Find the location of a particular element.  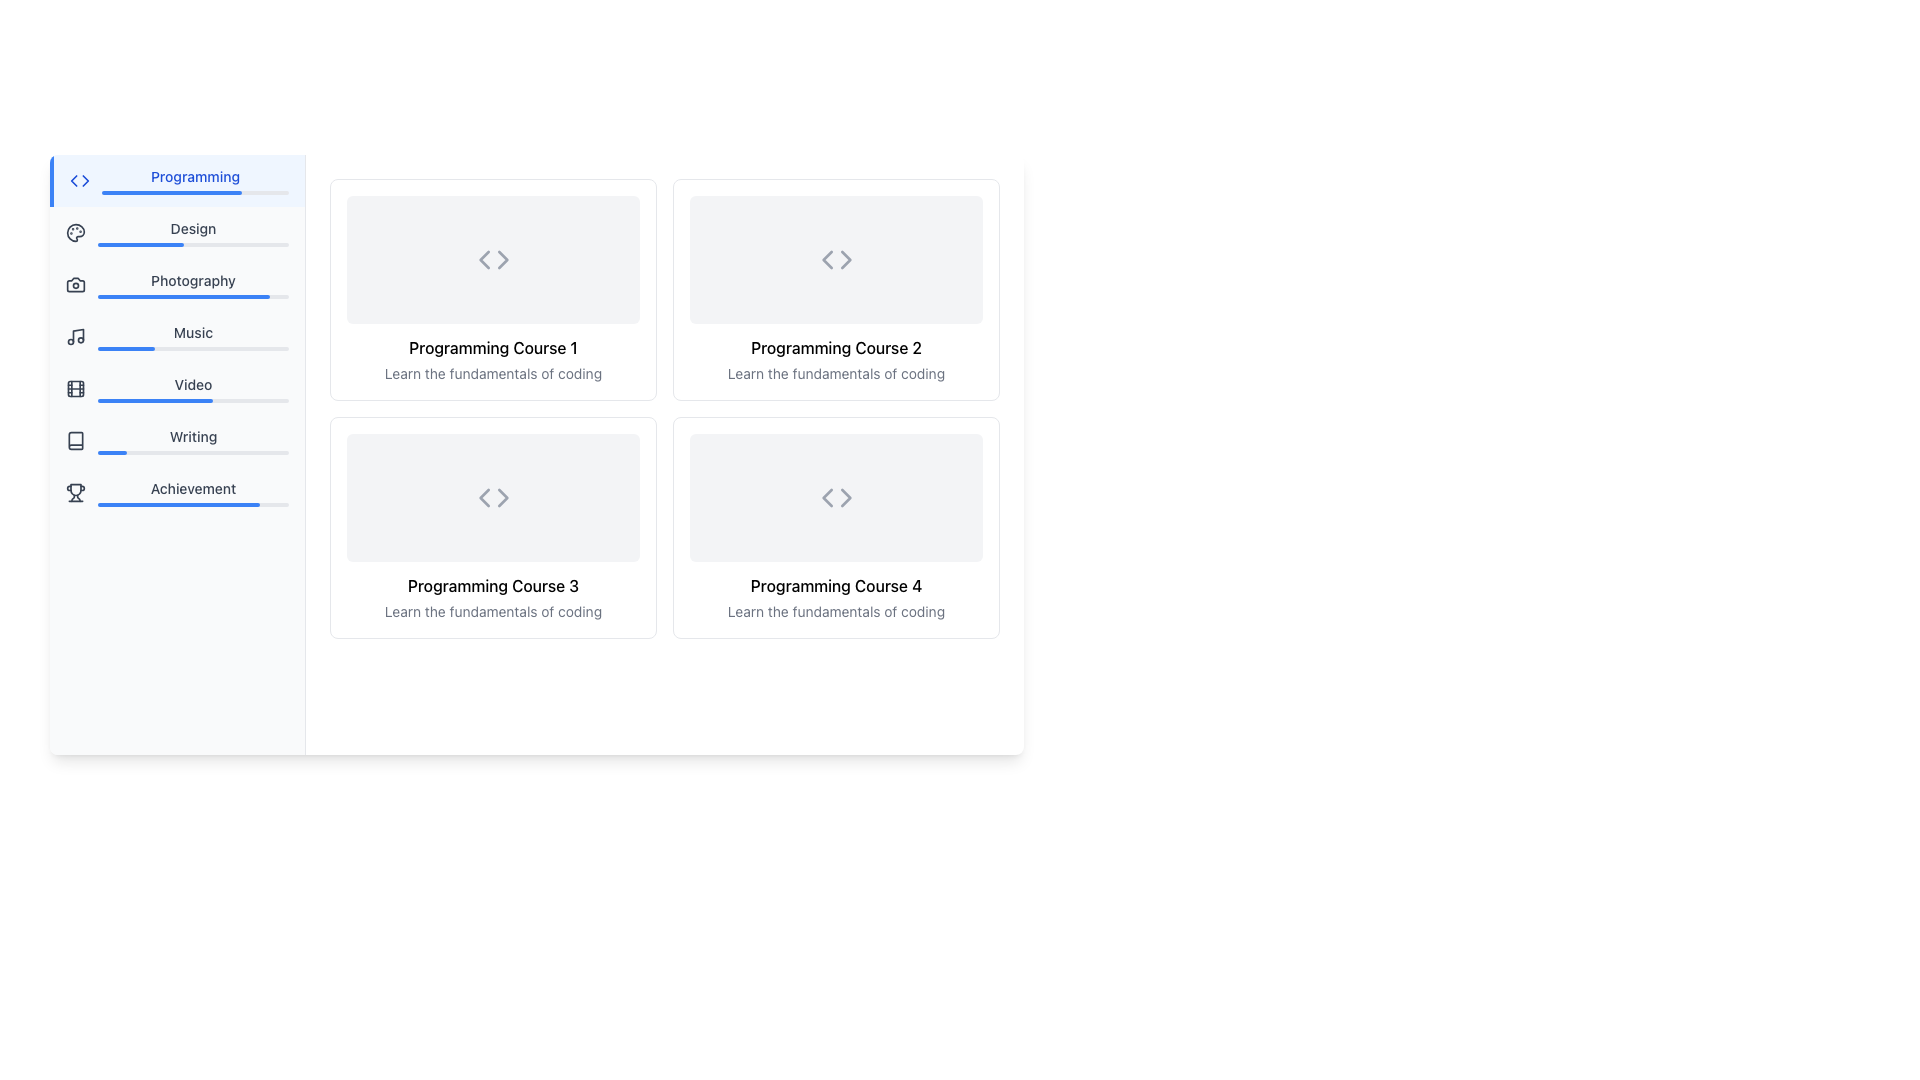

the card representing 'Programming Course 4', located in the bottom-right corner of the grid layout is located at coordinates (836, 527).